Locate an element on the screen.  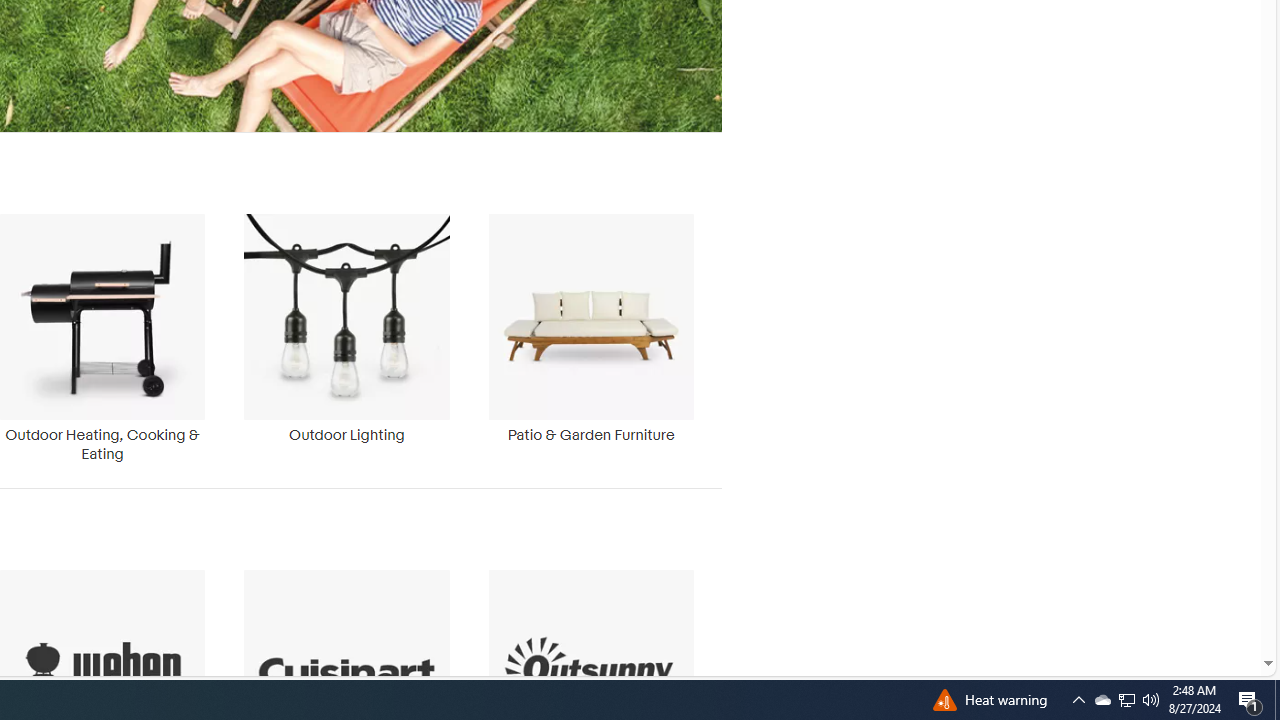
'Outdoor Lighting' is located at coordinates (346, 328).